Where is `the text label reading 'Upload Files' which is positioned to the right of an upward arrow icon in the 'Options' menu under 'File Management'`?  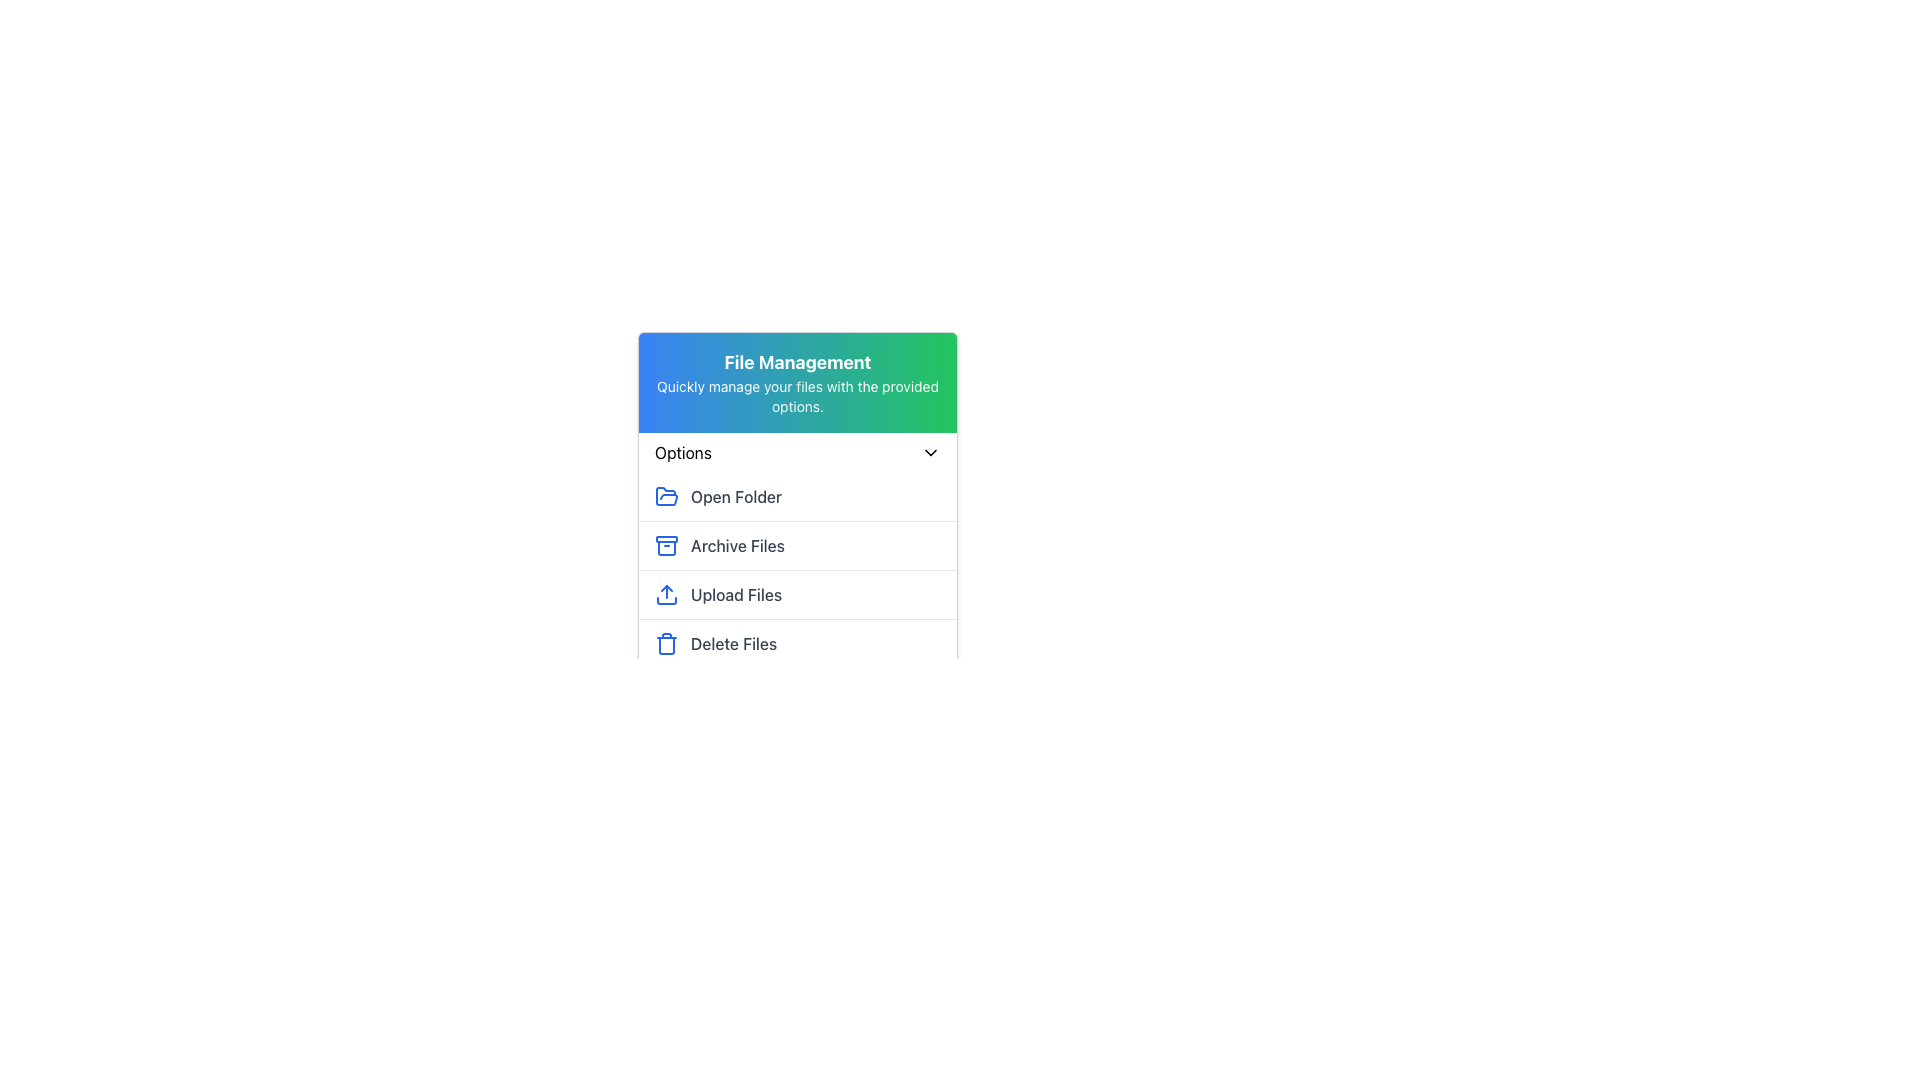 the text label reading 'Upload Files' which is positioned to the right of an upward arrow icon in the 'Options' menu under 'File Management' is located at coordinates (735, 593).